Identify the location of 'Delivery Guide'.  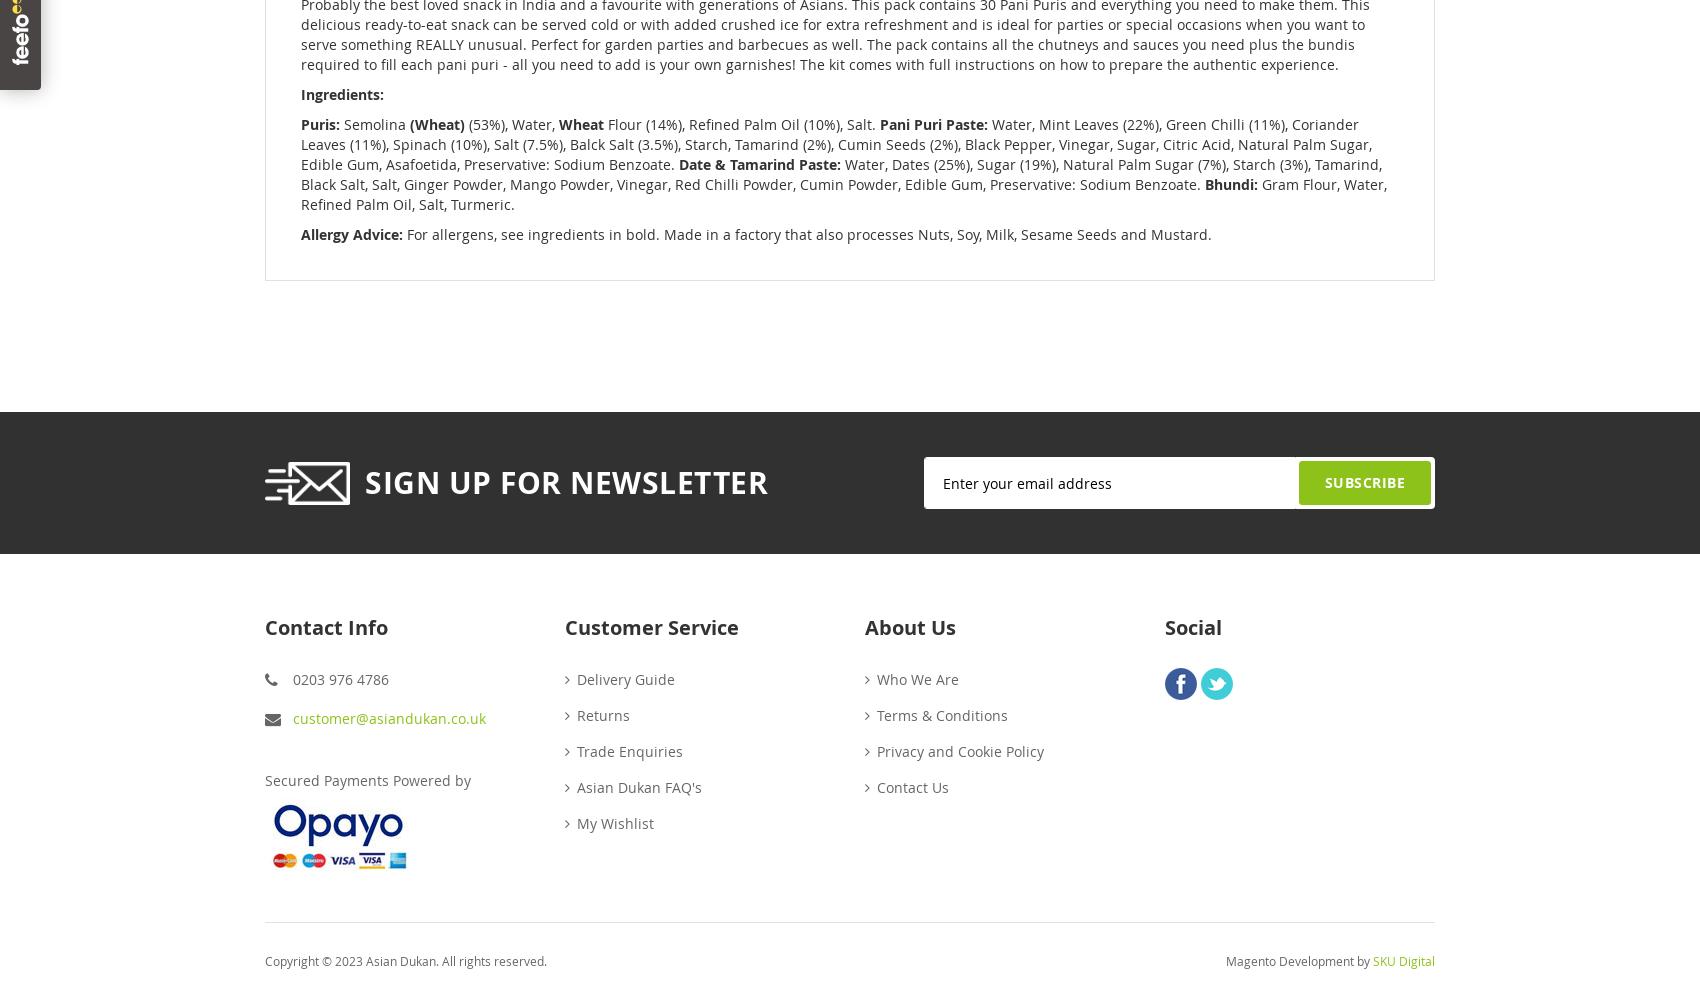
(575, 678).